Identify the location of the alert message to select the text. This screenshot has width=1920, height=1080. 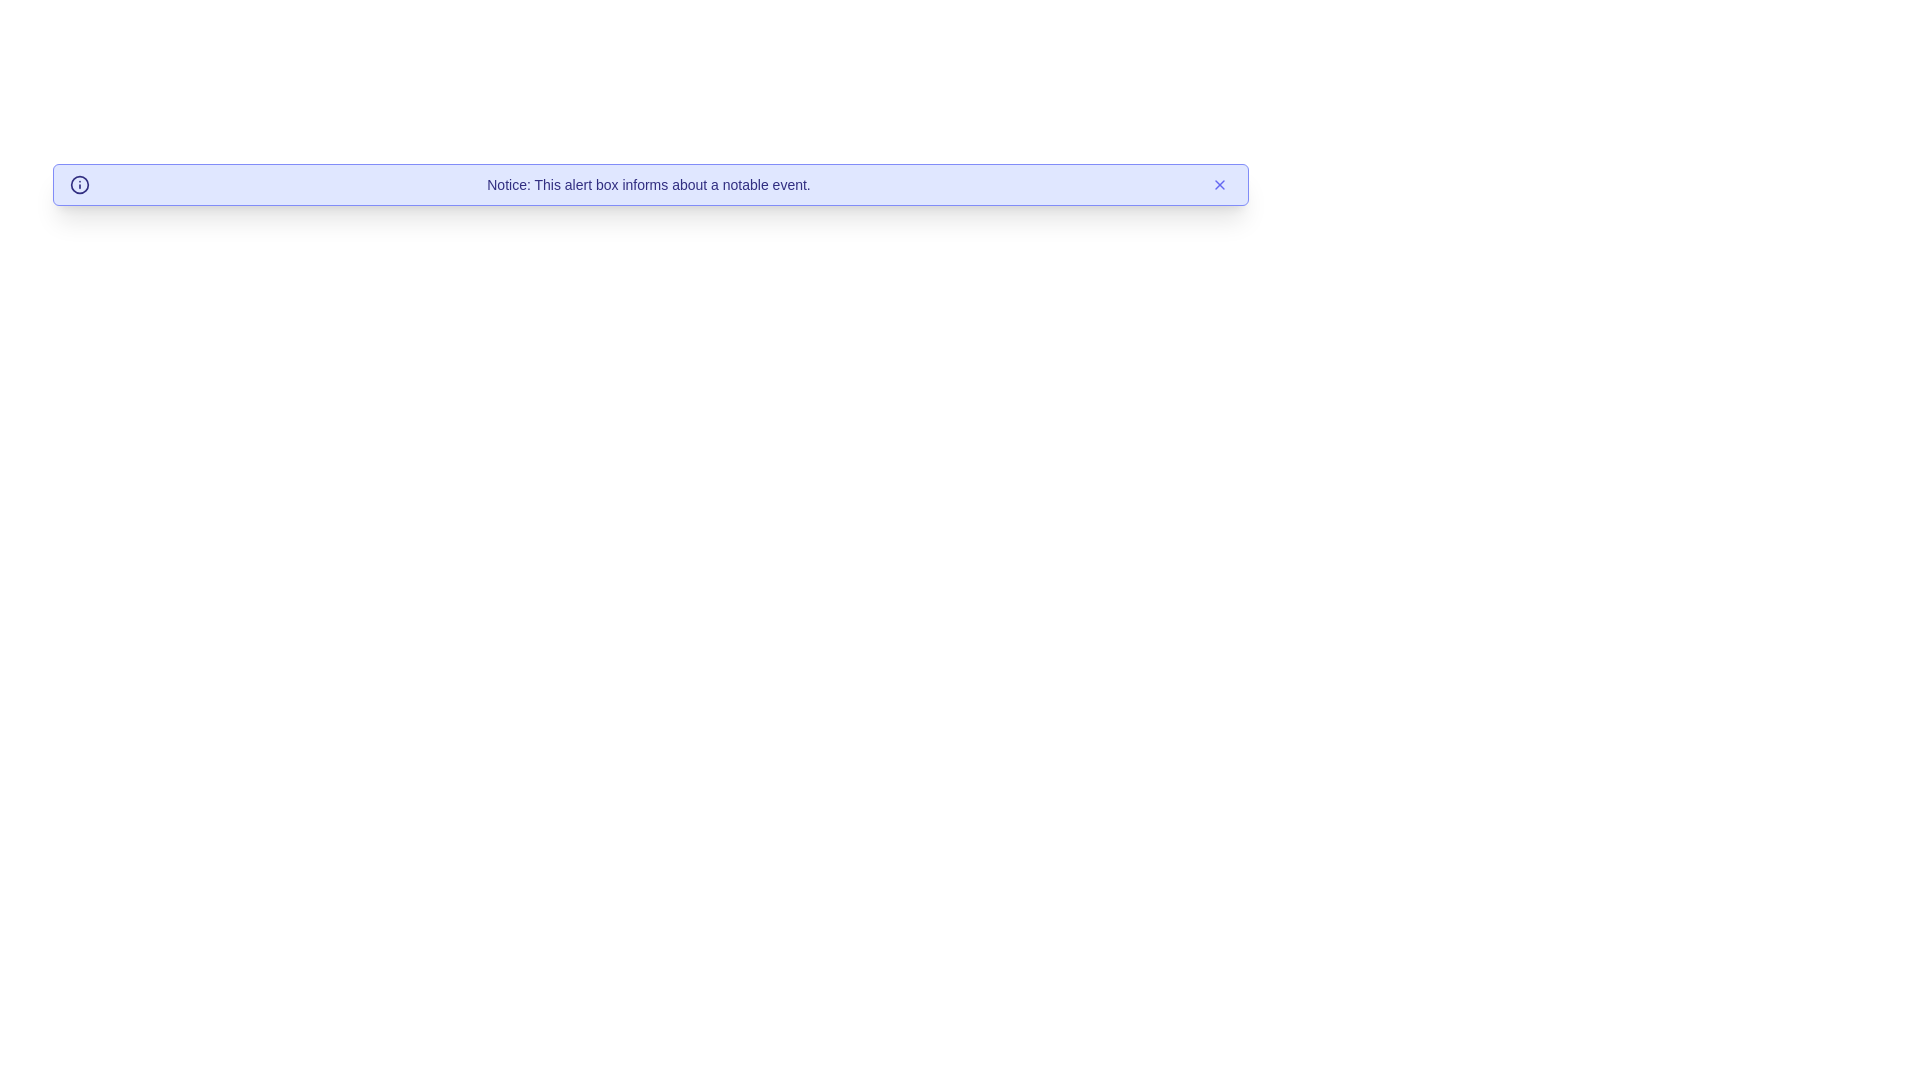
(651, 185).